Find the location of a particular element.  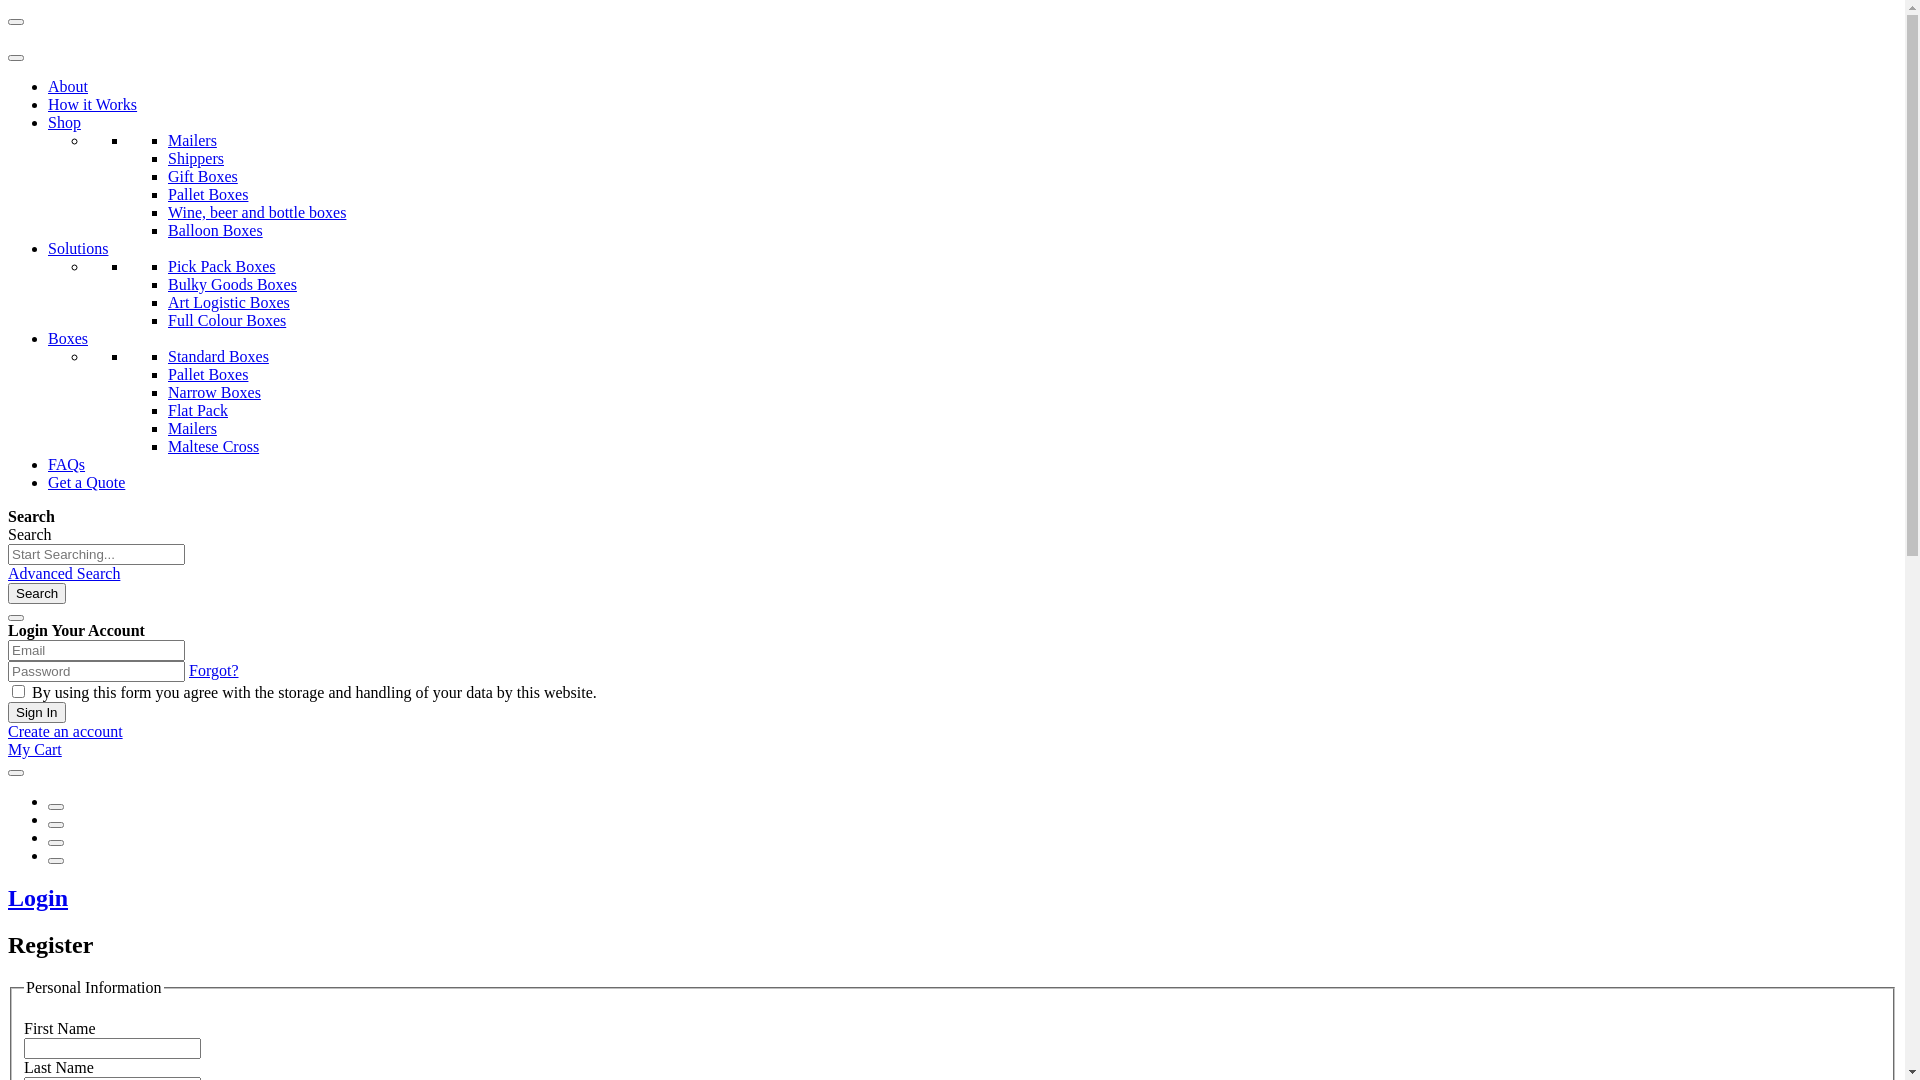

'Pallet Boxes' is located at coordinates (168, 374).